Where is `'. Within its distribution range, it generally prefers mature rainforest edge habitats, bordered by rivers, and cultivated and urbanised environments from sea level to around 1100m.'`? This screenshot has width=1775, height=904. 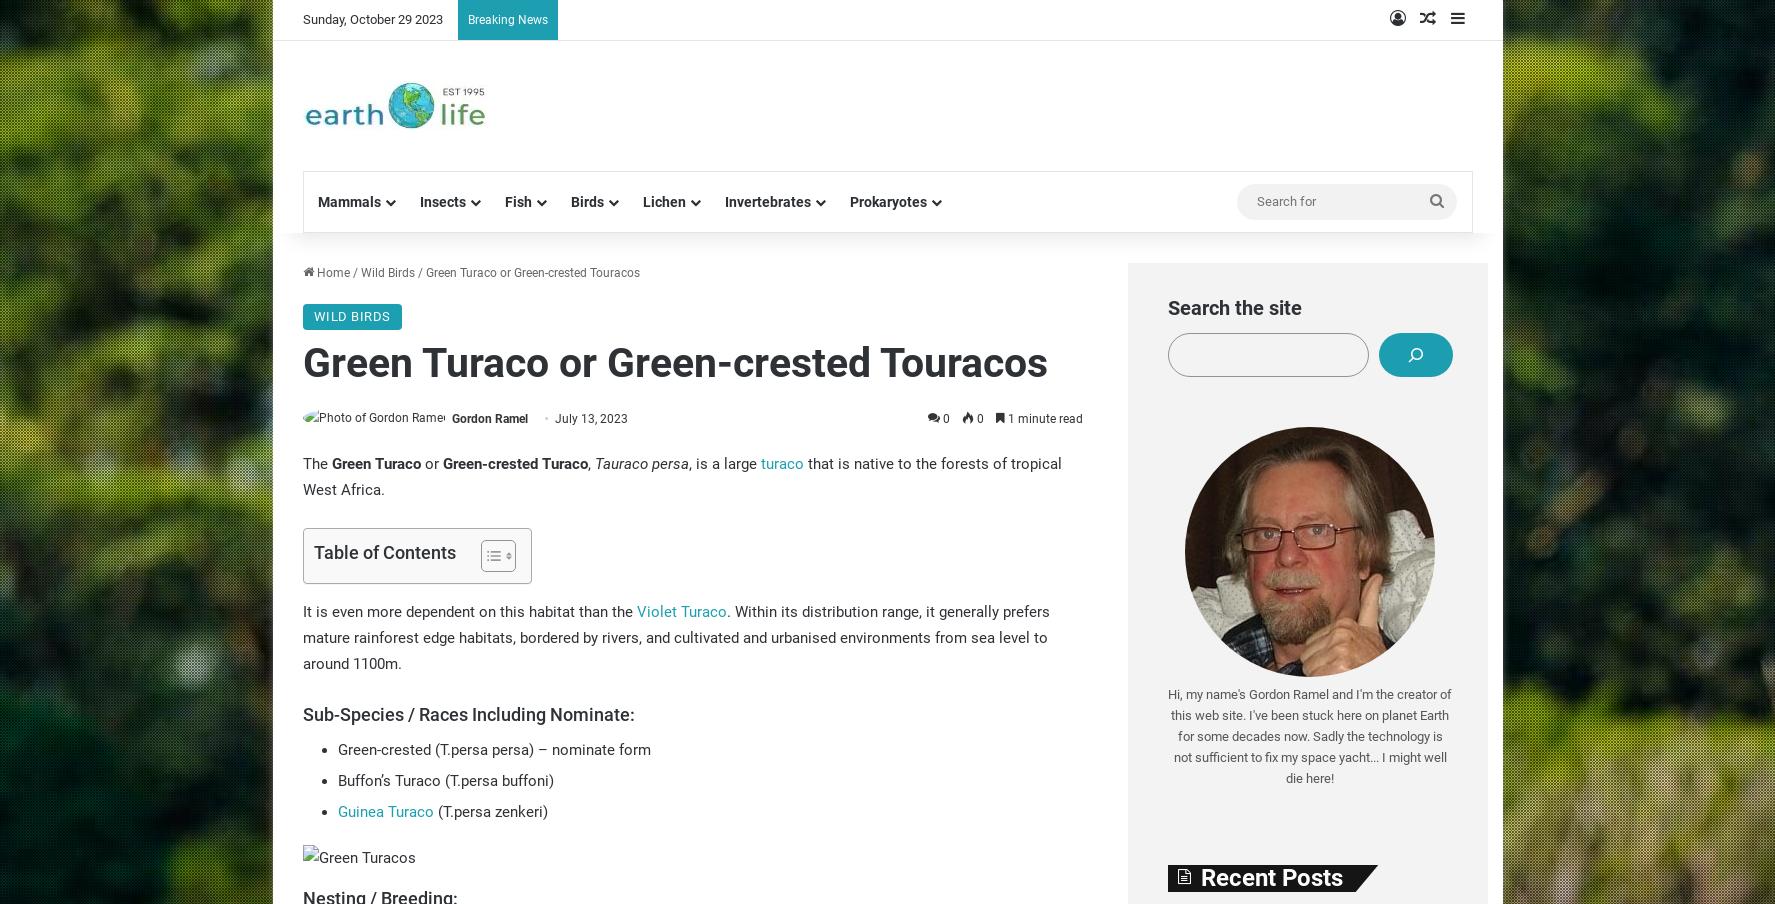 '. Within its distribution range, it generally prefers mature rainforest edge habitats, bordered by rivers, and cultivated and urbanised environments from sea level to around 1100m.' is located at coordinates (674, 638).